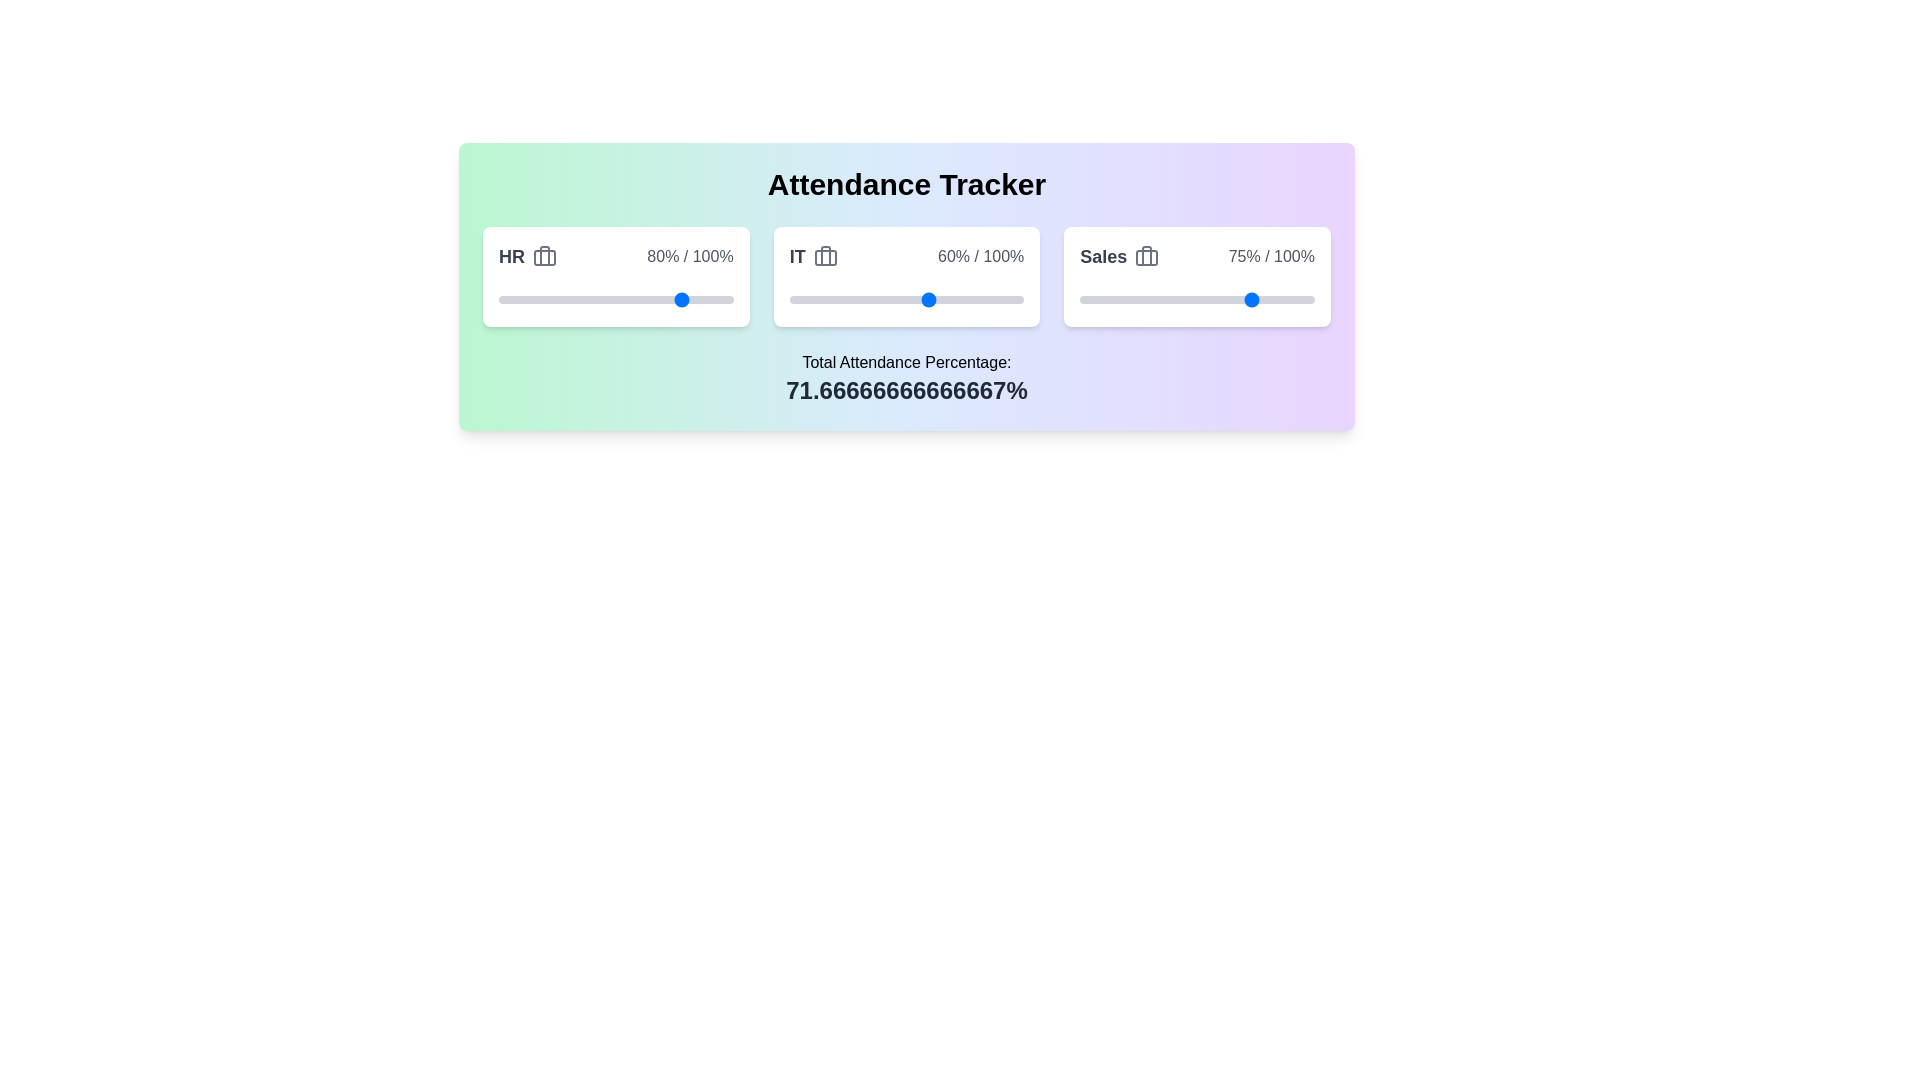 Image resolution: width=1920 pixels, height=1080 pixels. Describe the element at coordinates (906, 286) in the screenshot. I see `the statistics display panel that shows team attendance statistics, positioned centrally below the 'Attendance Tracker' heading` at that location.